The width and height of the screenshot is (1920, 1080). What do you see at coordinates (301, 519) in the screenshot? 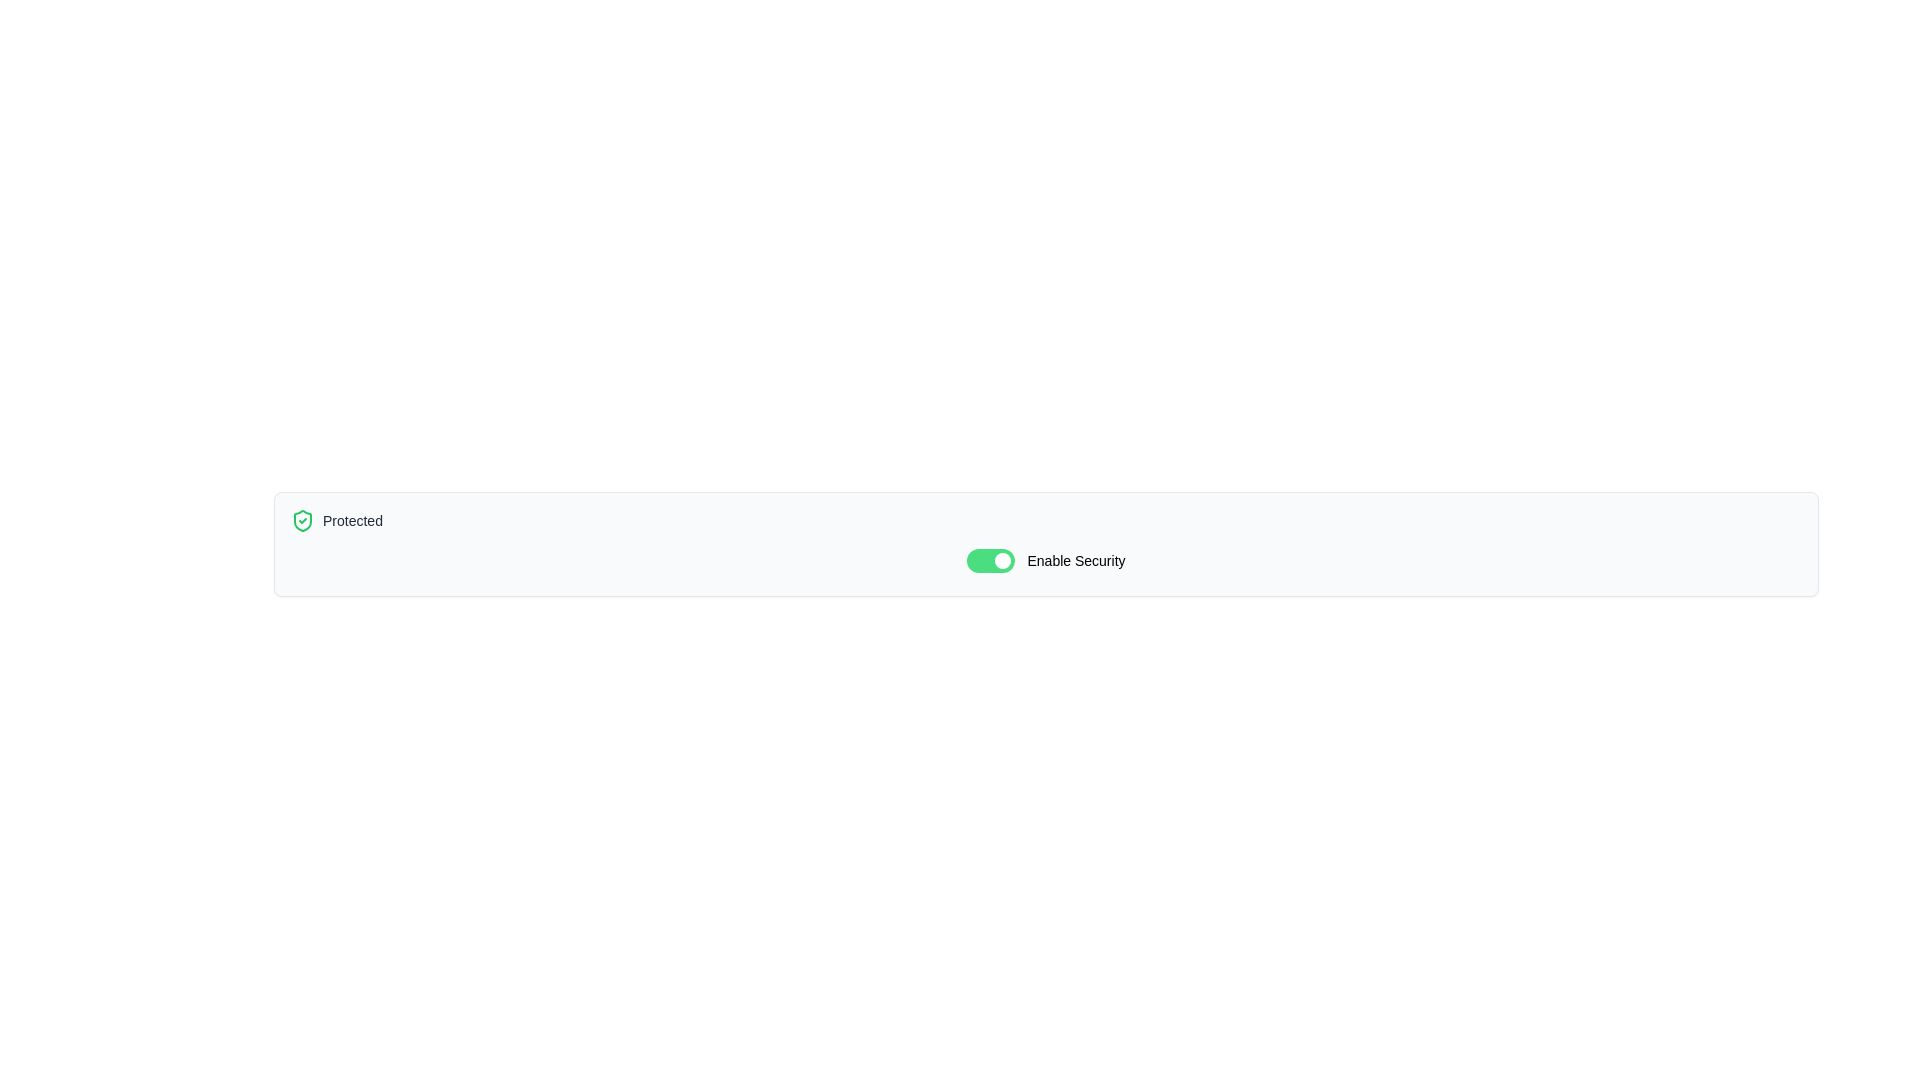
I see `the green shield icon with a checkmark indicating success, located to the left of the 'Protected' text` at bounding box center [301, 519].